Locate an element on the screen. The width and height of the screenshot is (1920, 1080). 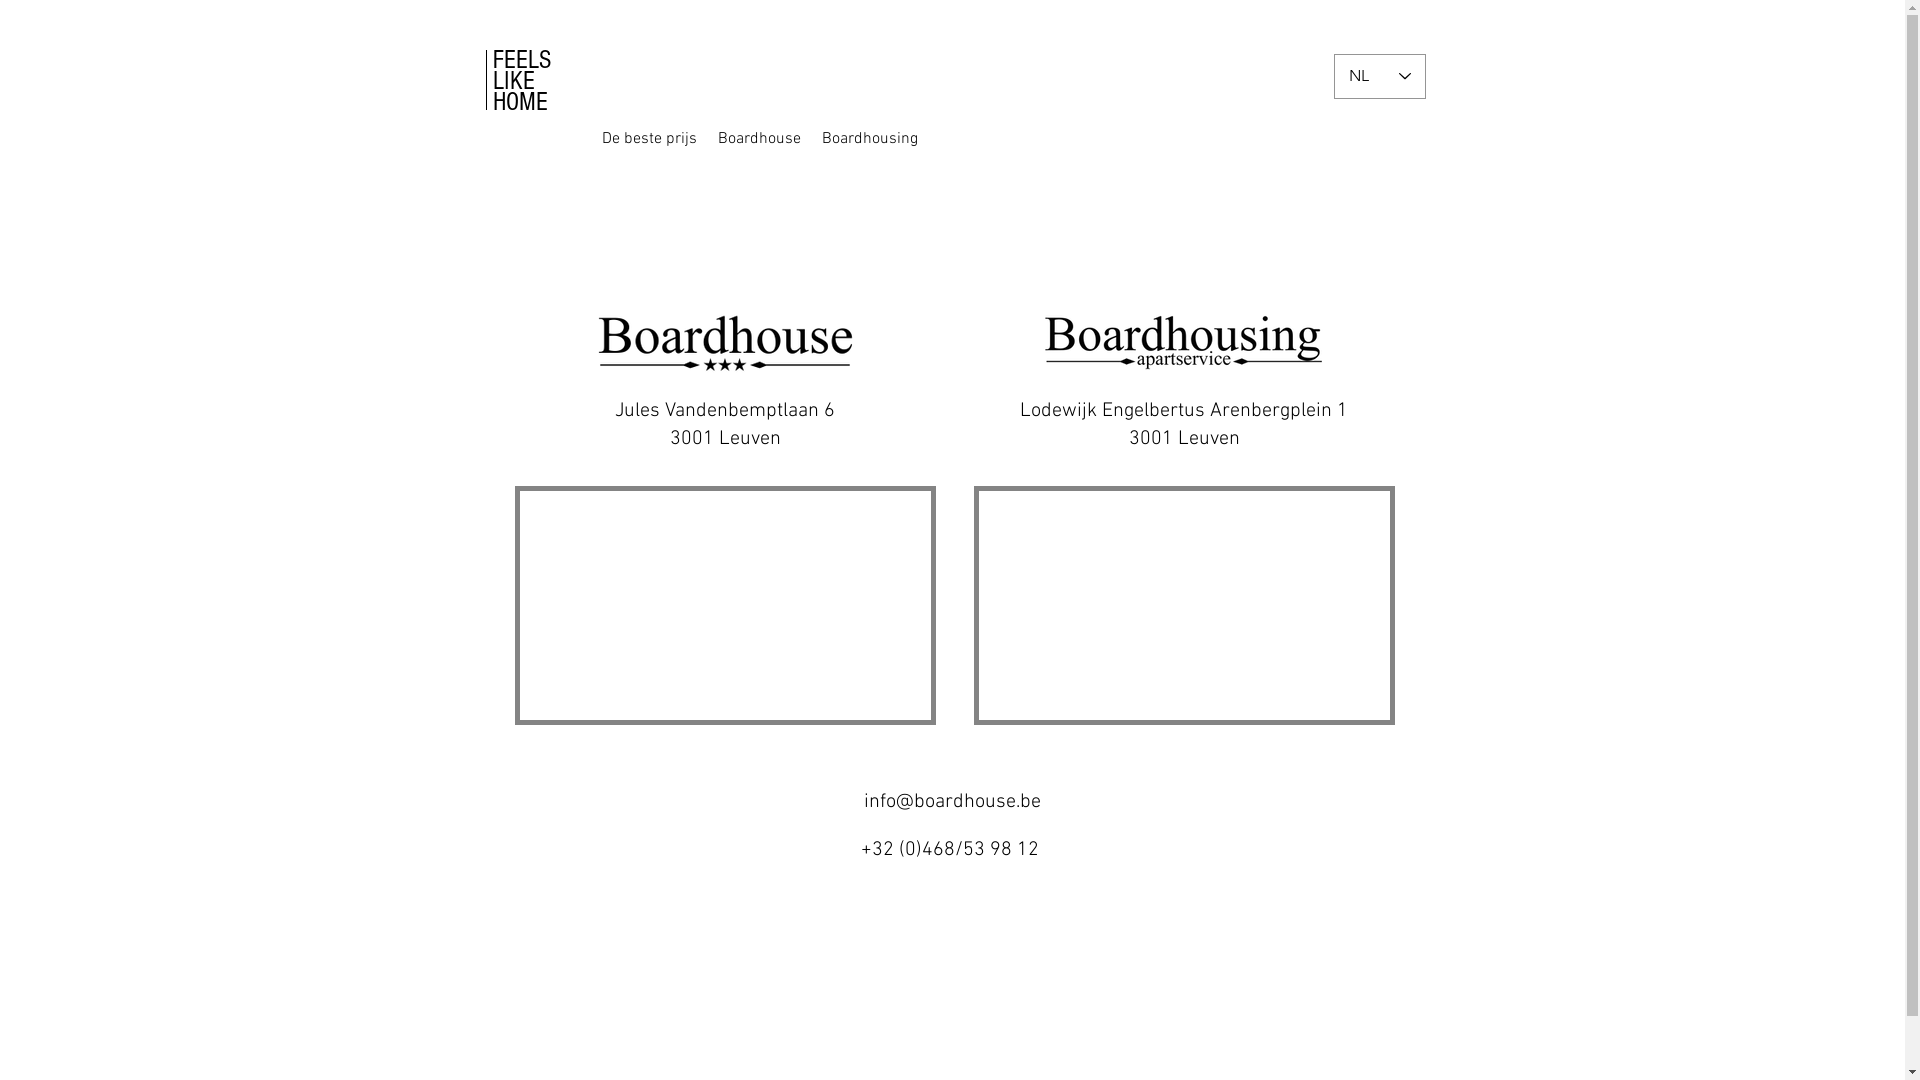
'Boardhouse' is located at coordinates (704, 137).